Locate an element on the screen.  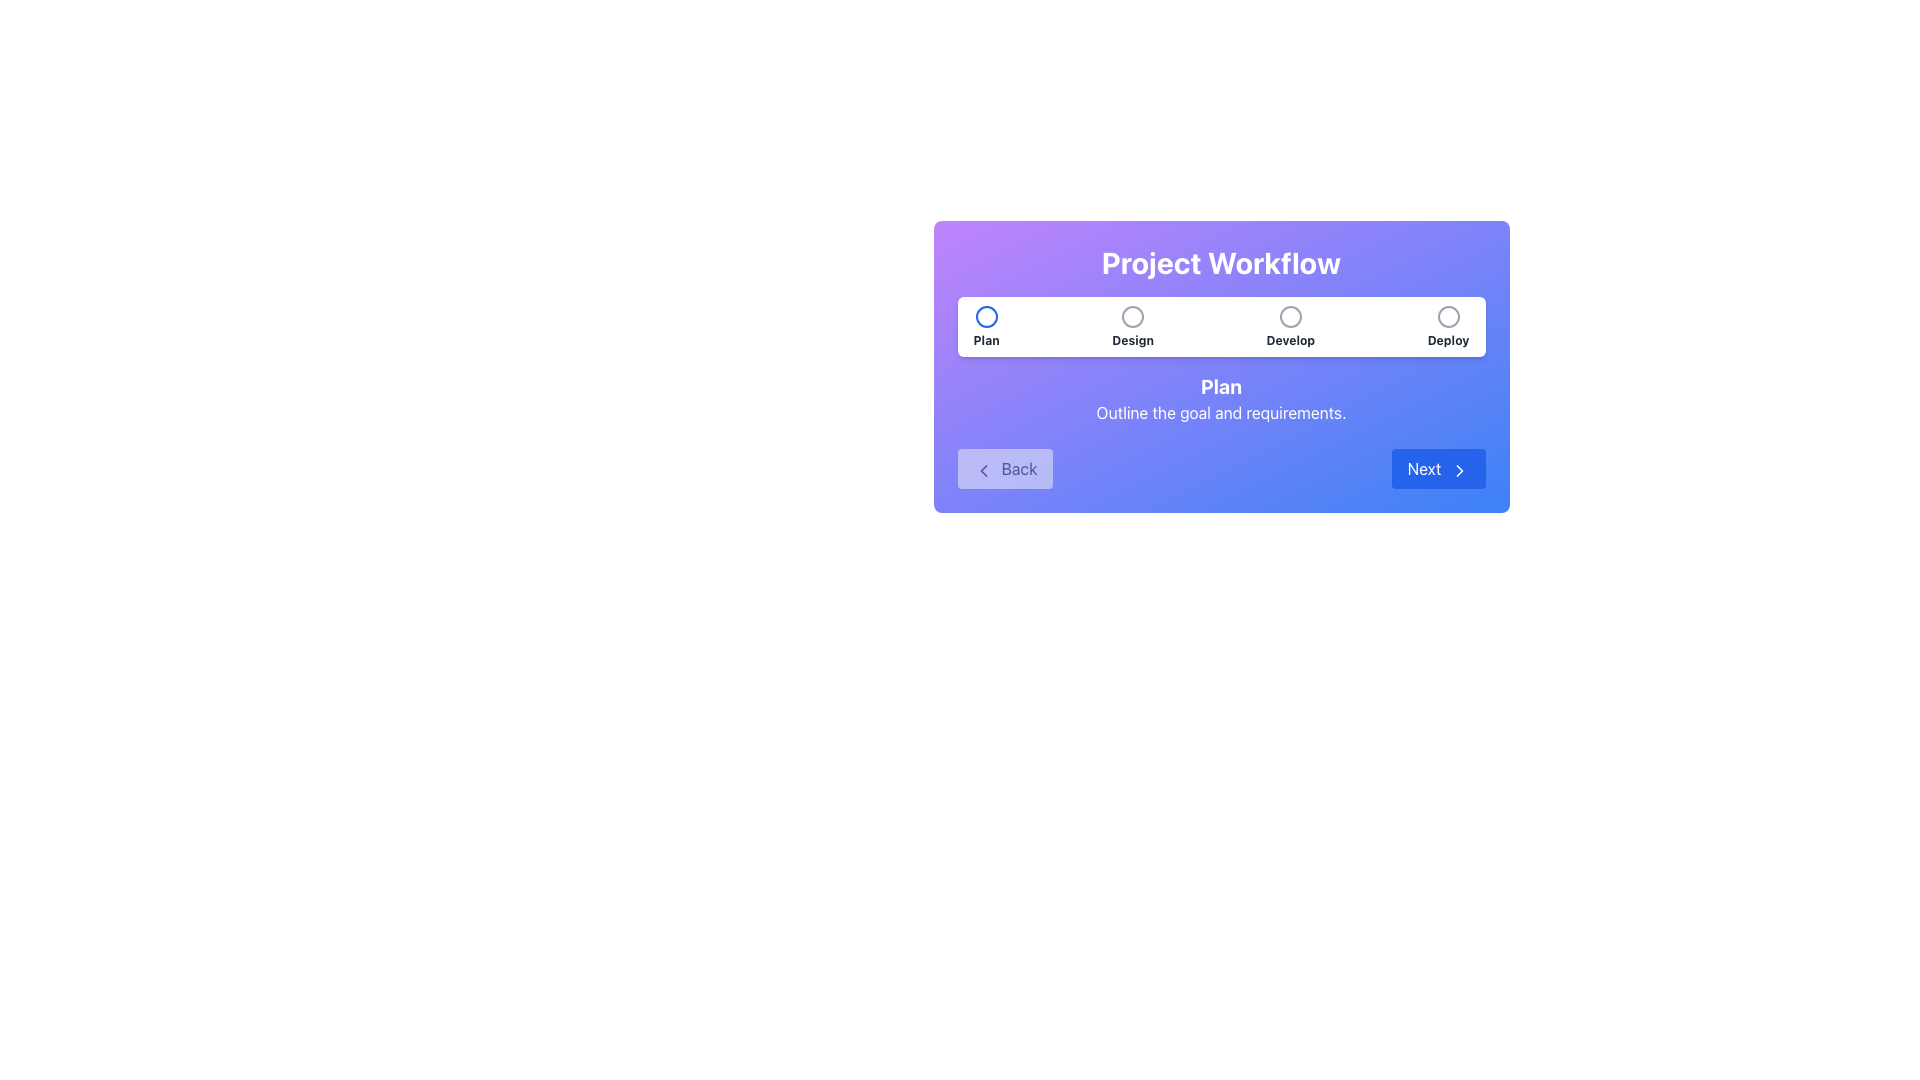
the circular icon with a blue border located in the top left portion of the segmented navigation row within the 'Plan' section for interaction if enabled is located at coordinates (986, 315).